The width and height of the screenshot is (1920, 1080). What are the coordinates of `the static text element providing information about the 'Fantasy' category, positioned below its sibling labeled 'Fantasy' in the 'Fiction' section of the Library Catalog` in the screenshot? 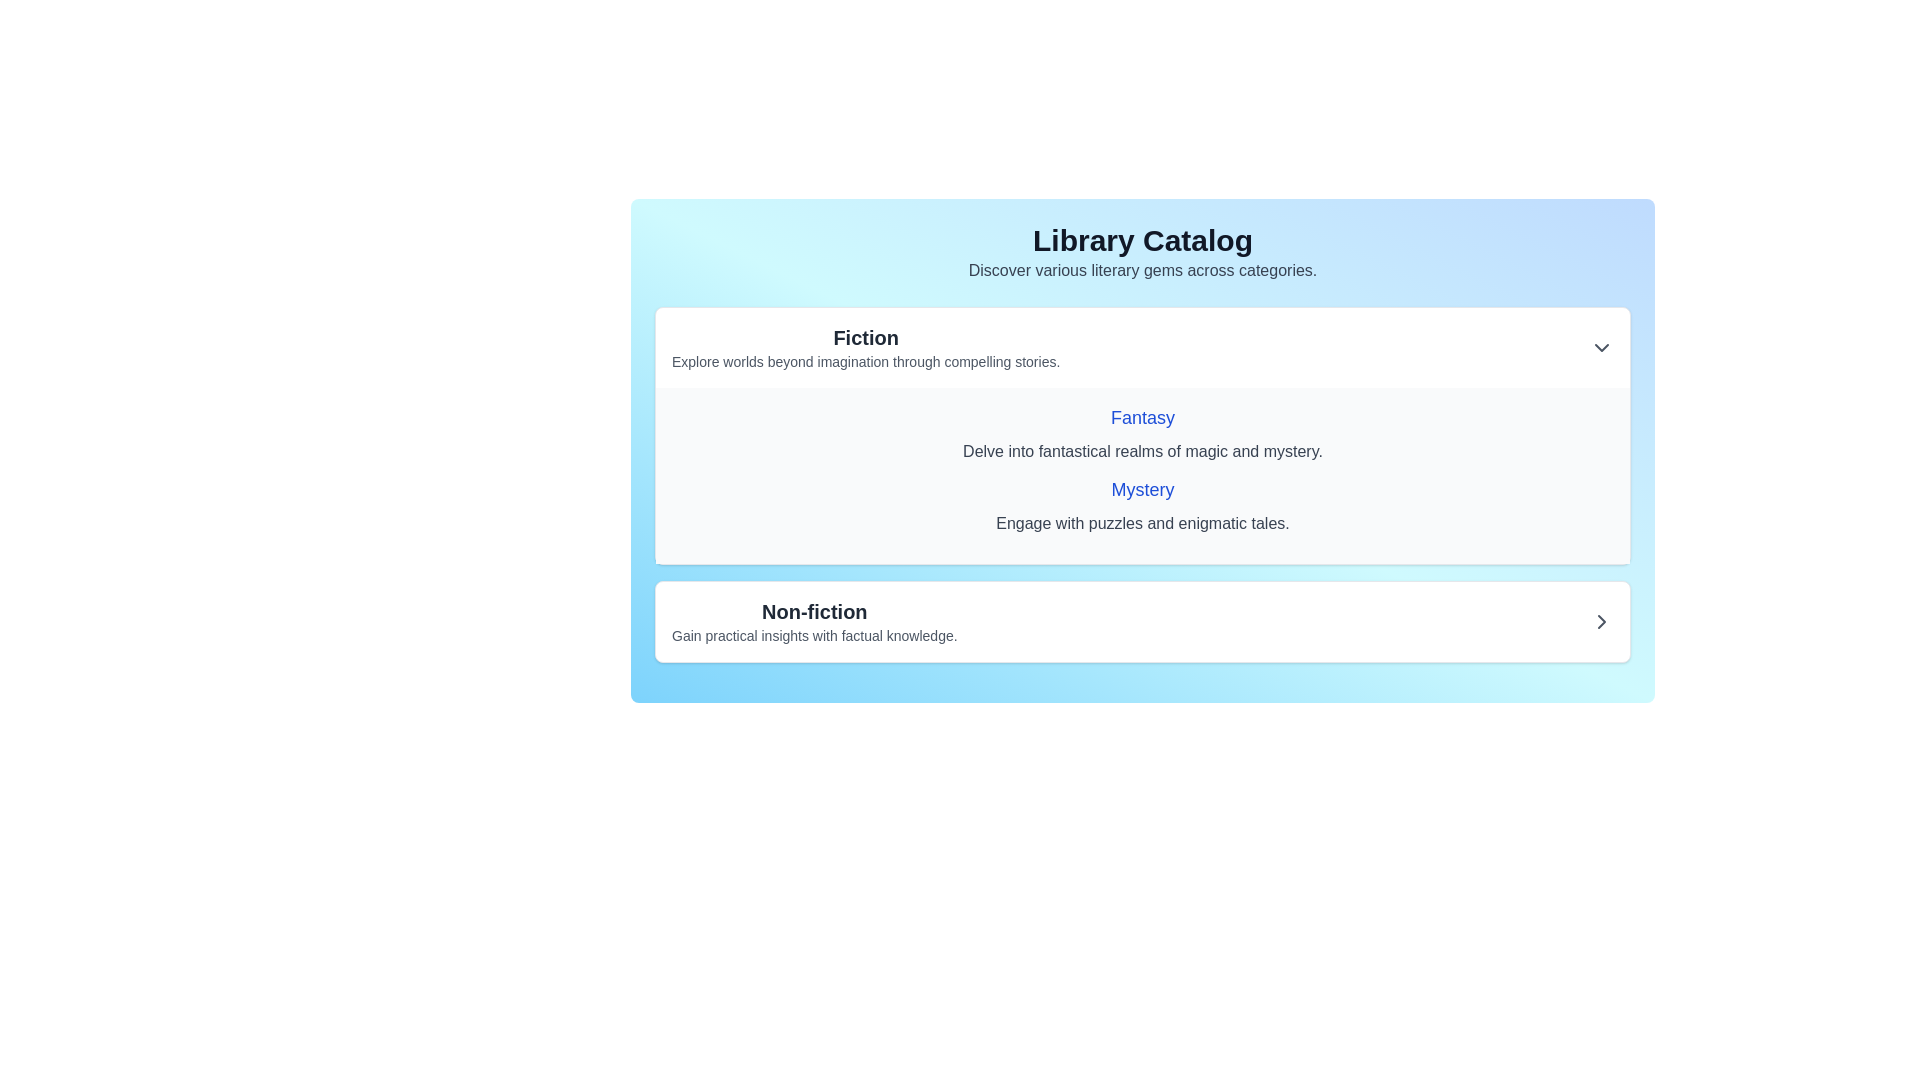 It's located at (1142, 451).